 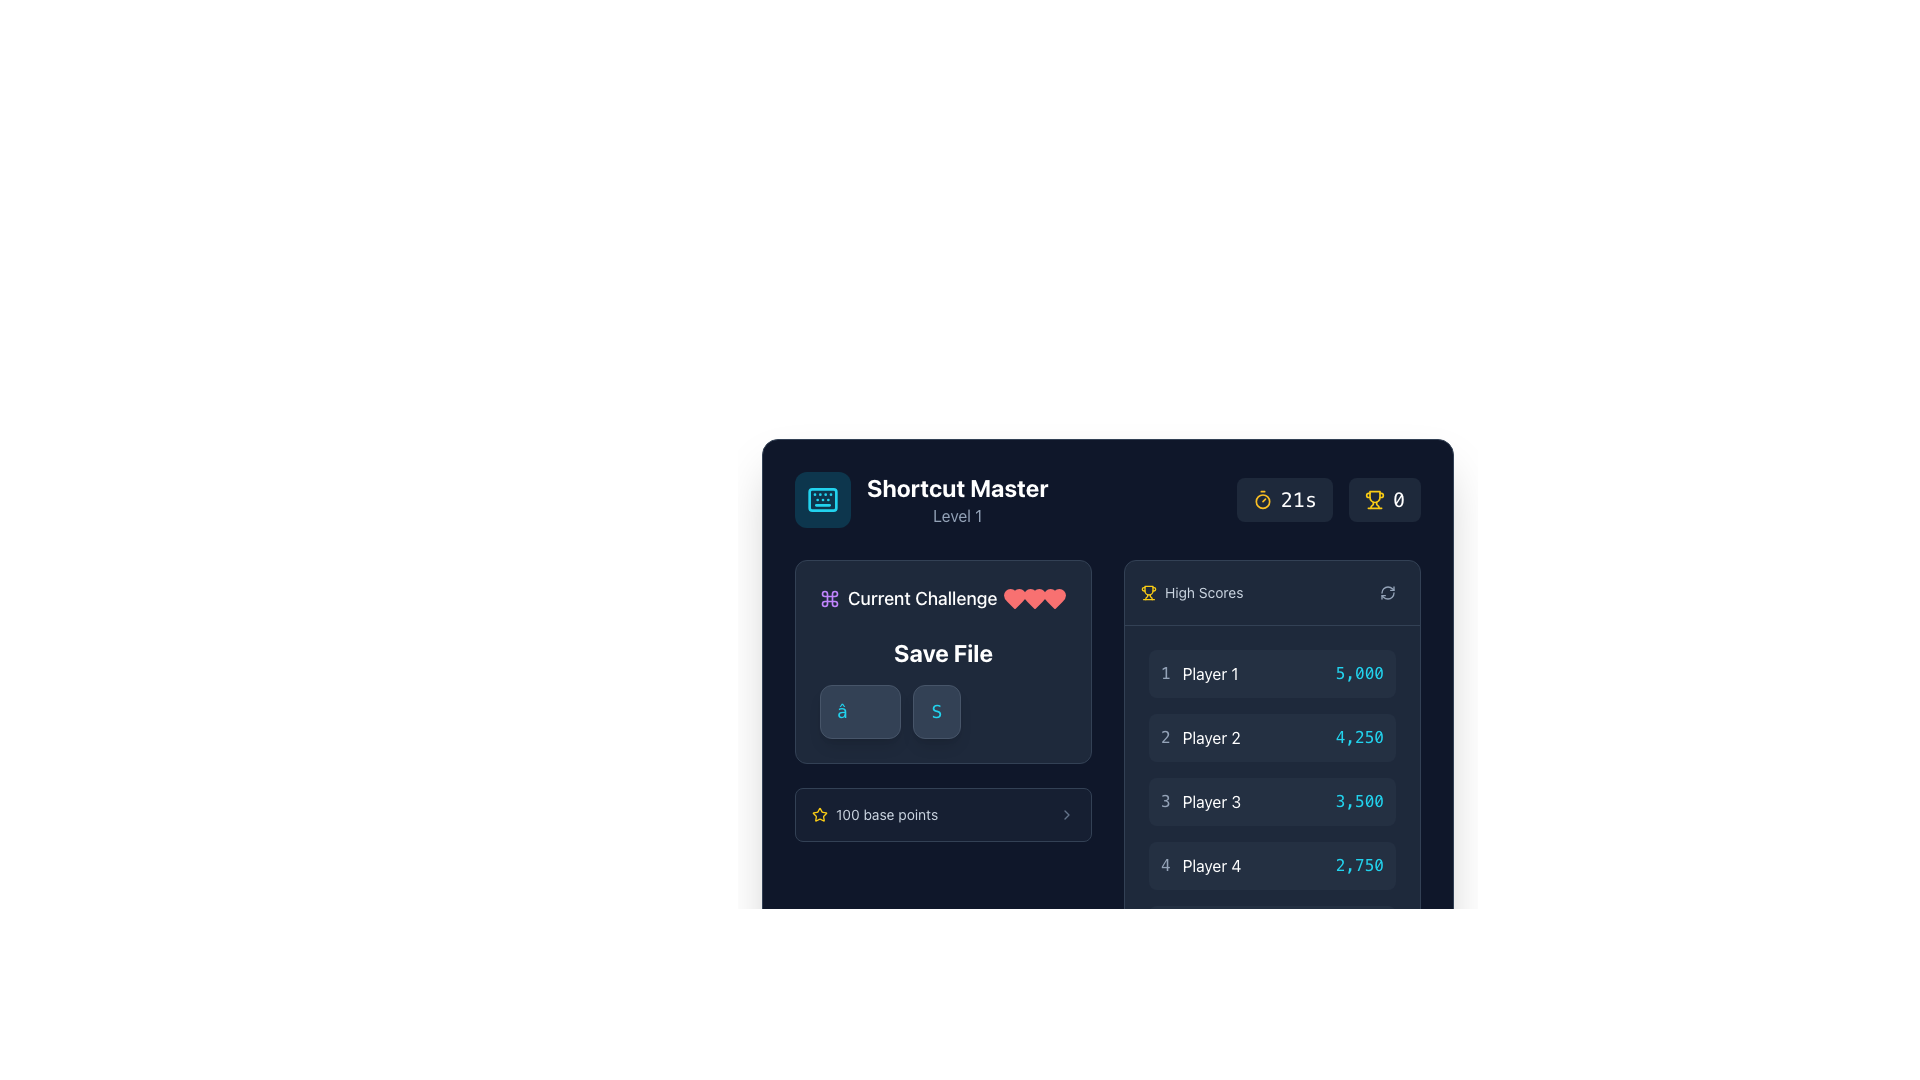 I want to click on the button representing the action or keyboard shortcut related to the letter 'S', which is positioned to the right of the button labeled '⌘' and located beneath the 'Save File' label, so click(x=935, y=711).